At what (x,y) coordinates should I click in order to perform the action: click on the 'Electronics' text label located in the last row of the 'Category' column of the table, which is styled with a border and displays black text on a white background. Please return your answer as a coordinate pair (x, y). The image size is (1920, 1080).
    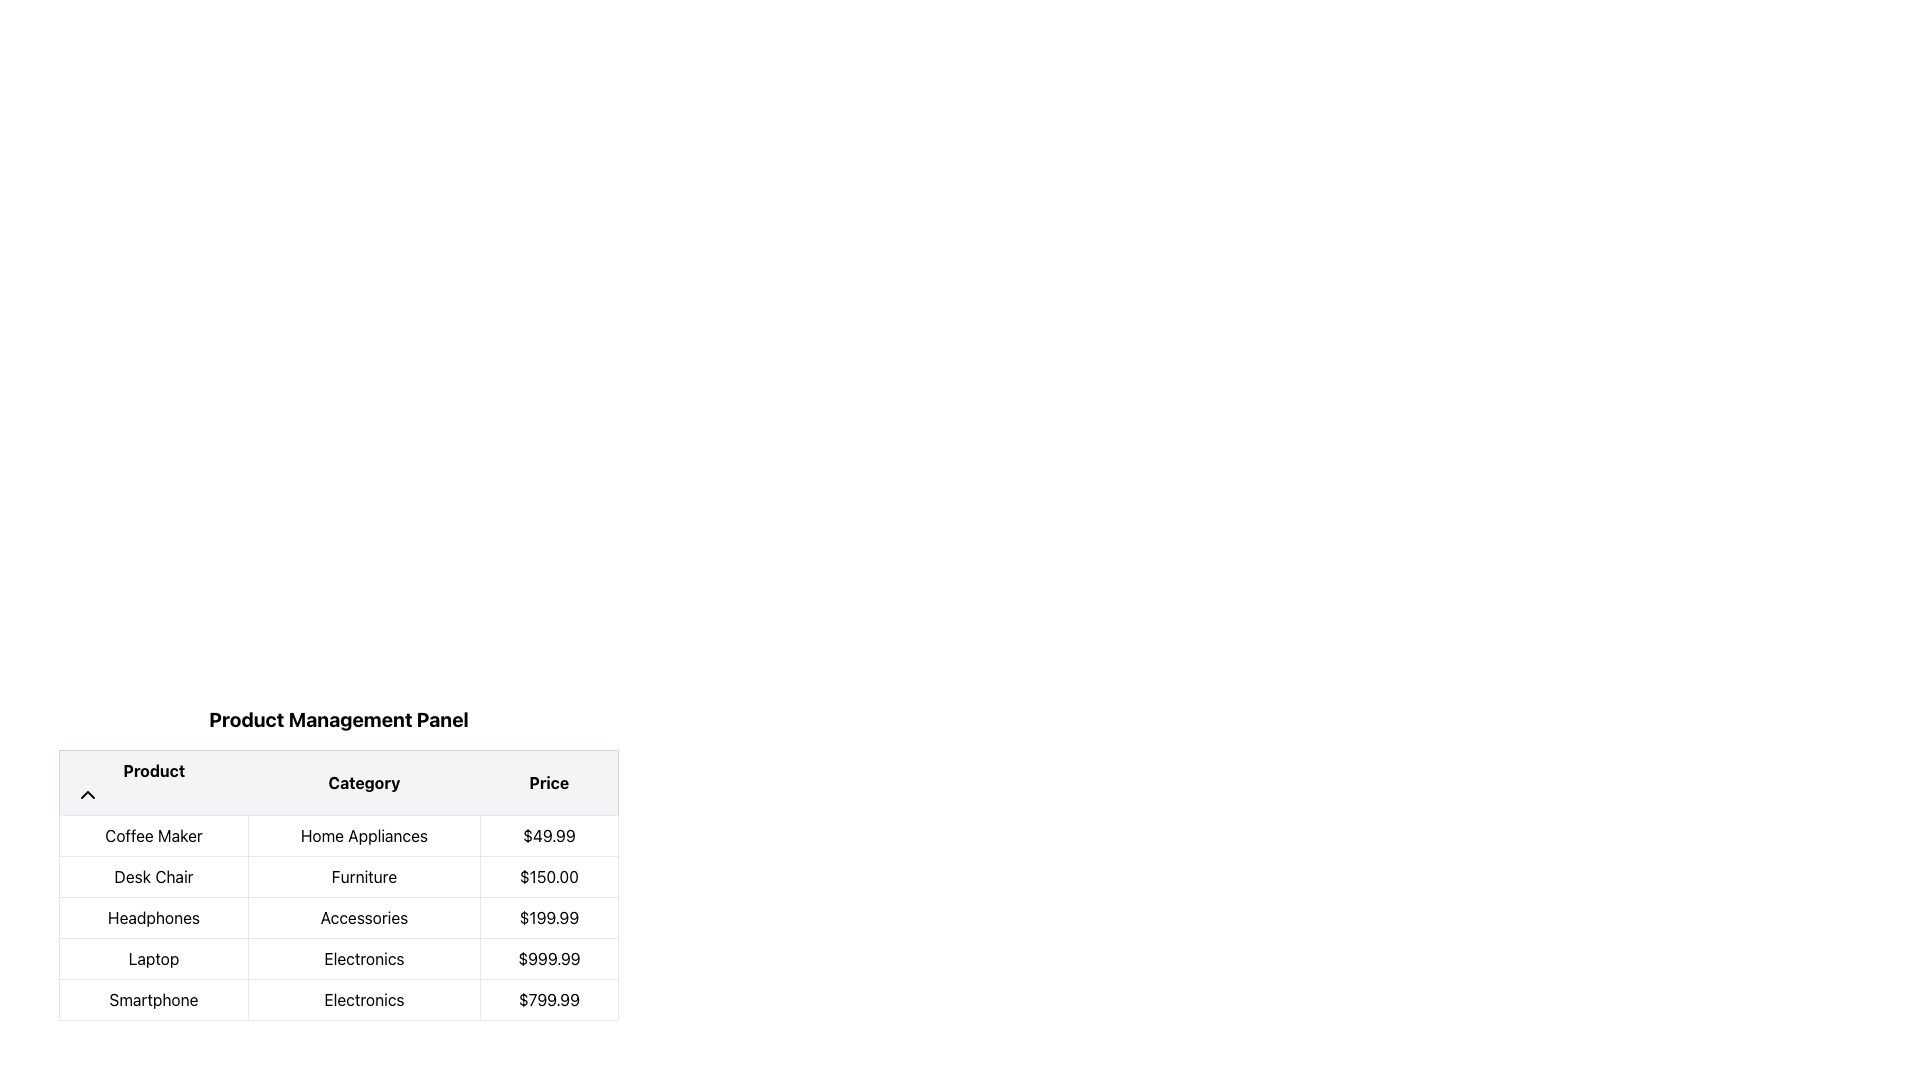
    Looking at the image, I should click on (364, 999).